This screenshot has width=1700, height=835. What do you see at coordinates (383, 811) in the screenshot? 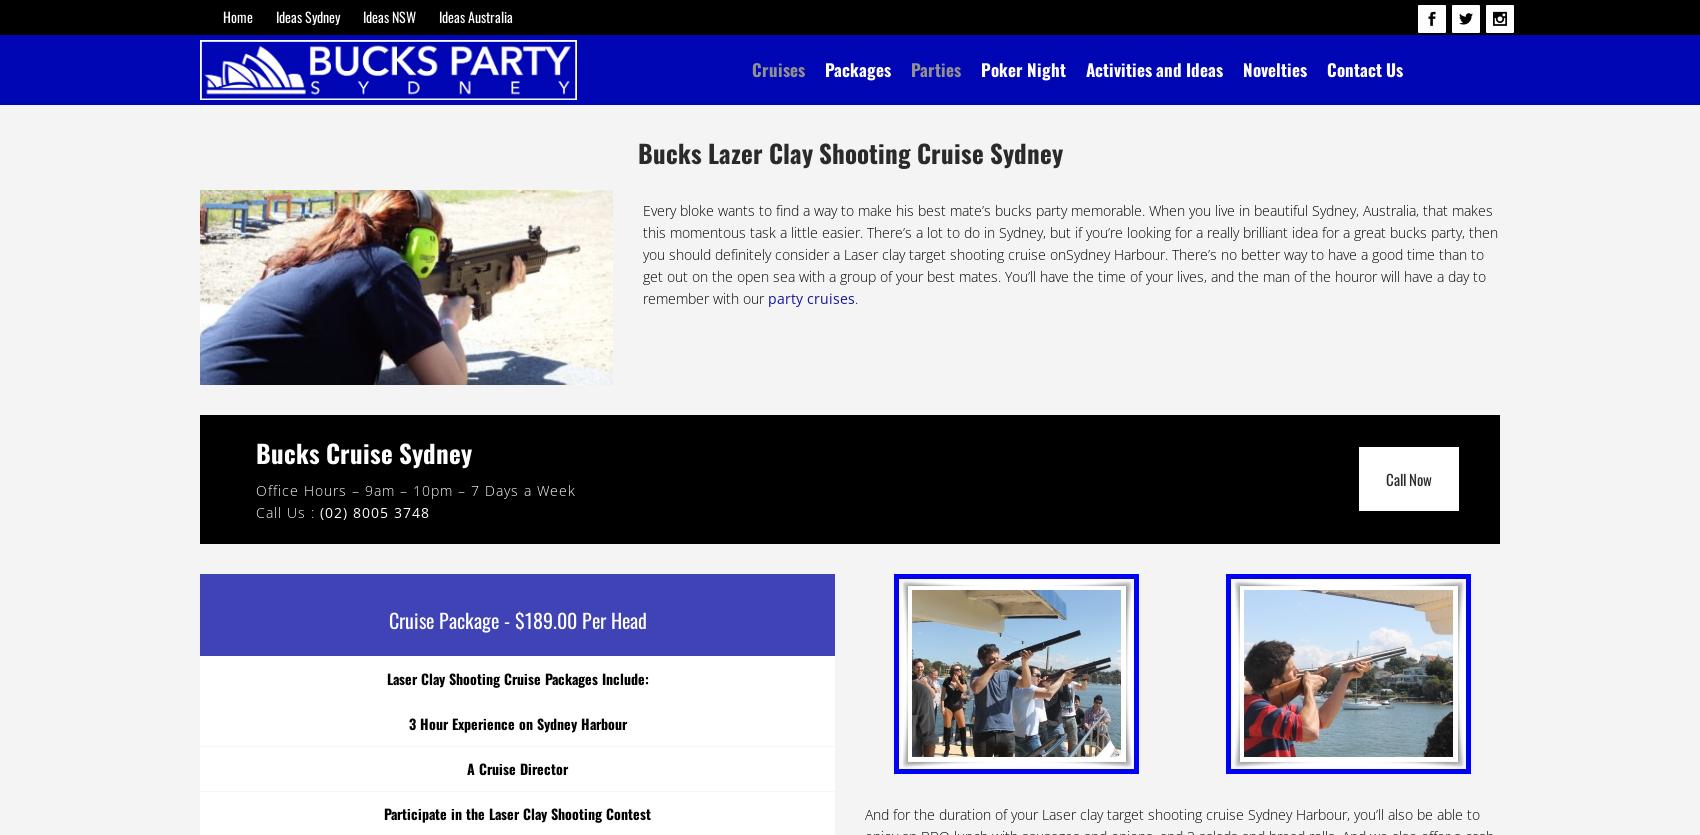
I see `'Participate in the Laser Clay Shooting Contest'` at bounding box center [383, 811].